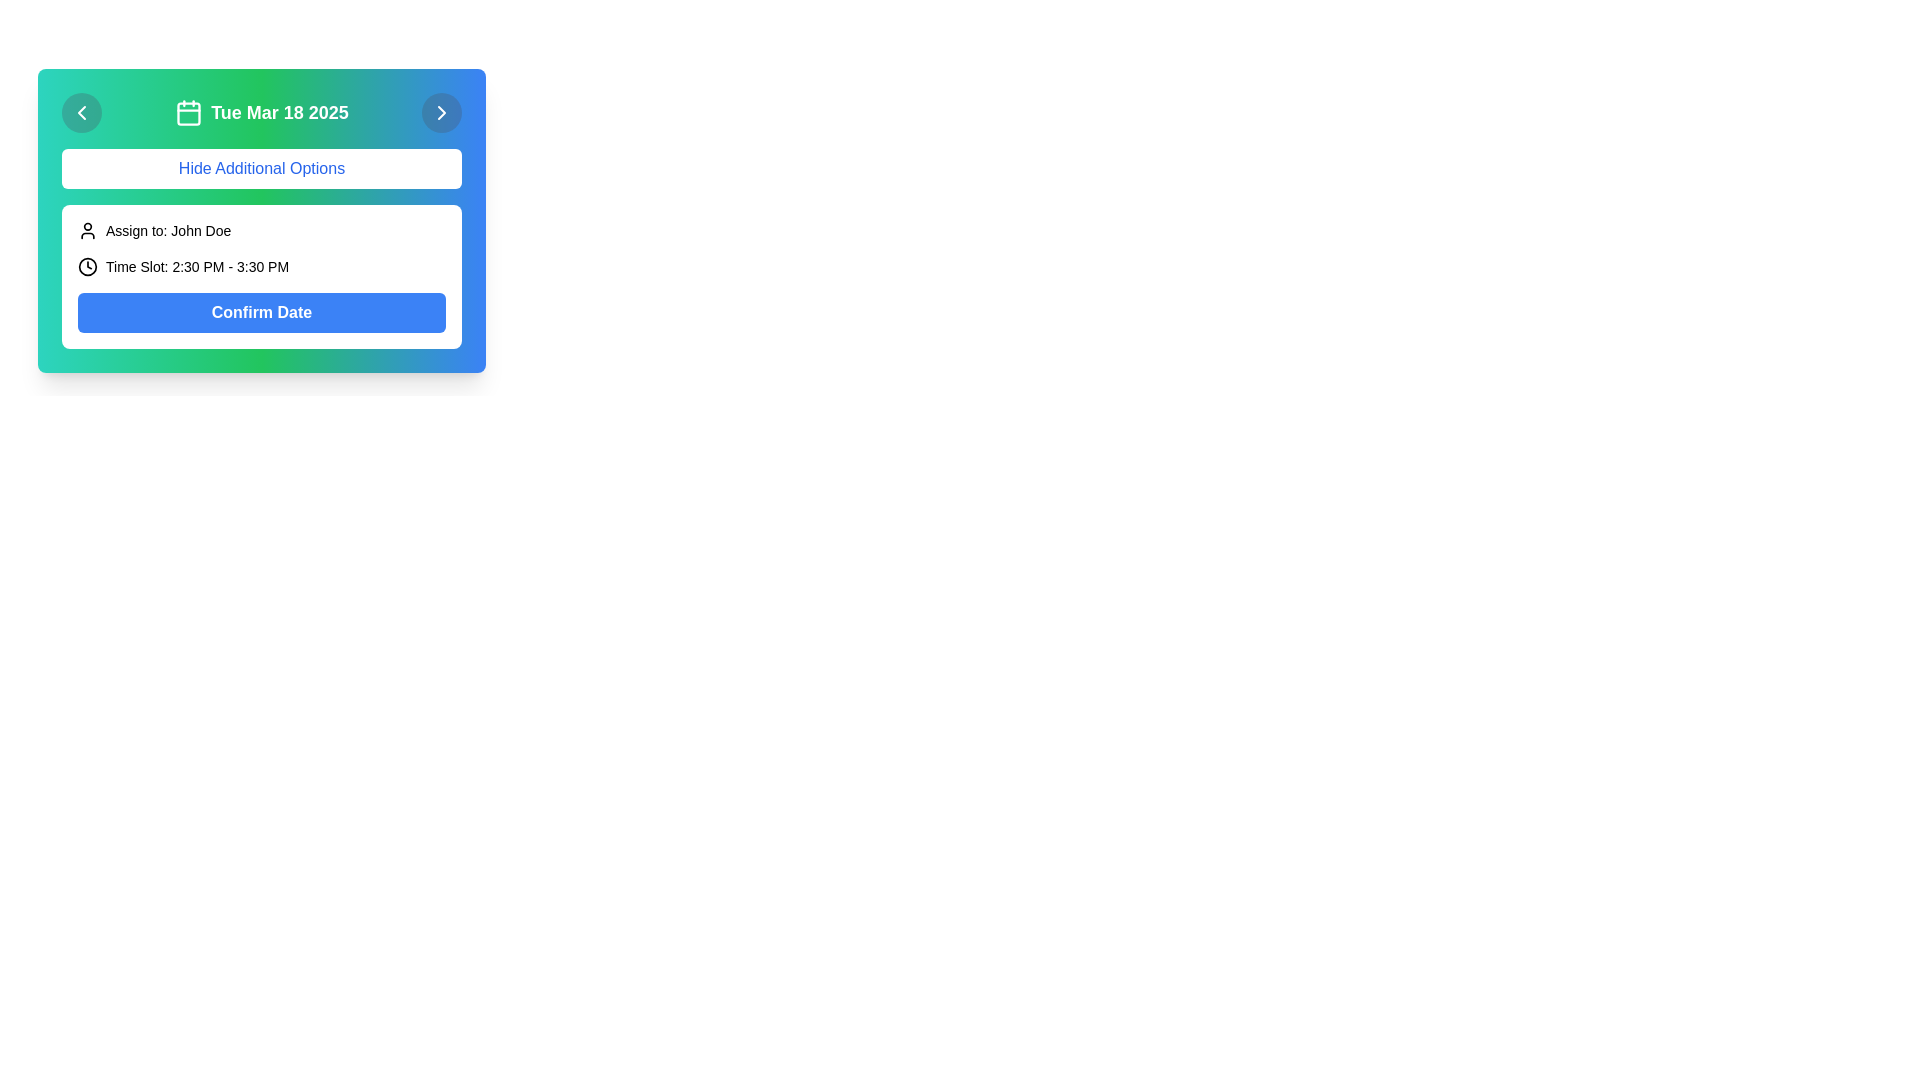 The image size is (1920, 1080). Describe the element at coordinates (86, 230) in the screenshot. I see `the user icon located to the left of the text 'Assign to: John Doe' in the white card area` at that location.